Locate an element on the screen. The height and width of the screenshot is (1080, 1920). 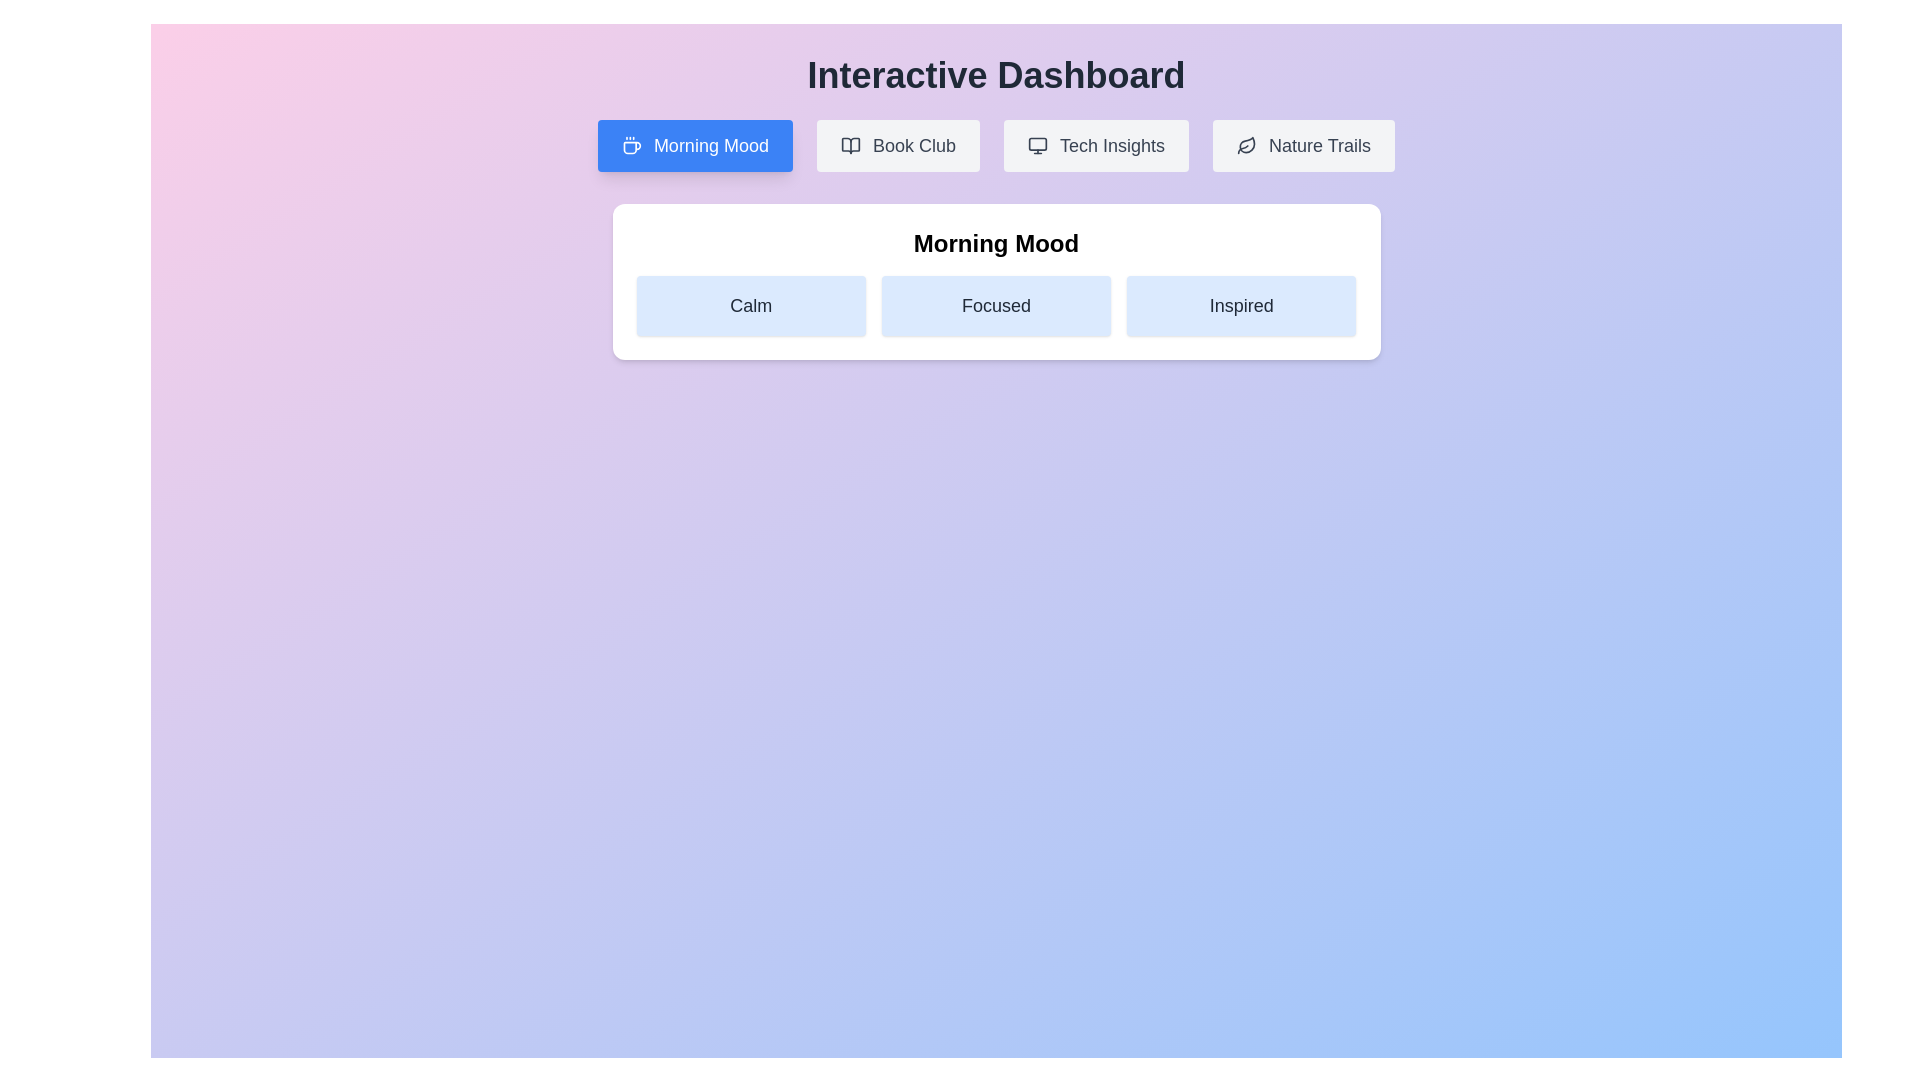
the 'Calm' mood button-like label, which is the first item in a row of three mood selection elements located below the 'Morning Mood' heading is located at coordinates (750, 305).